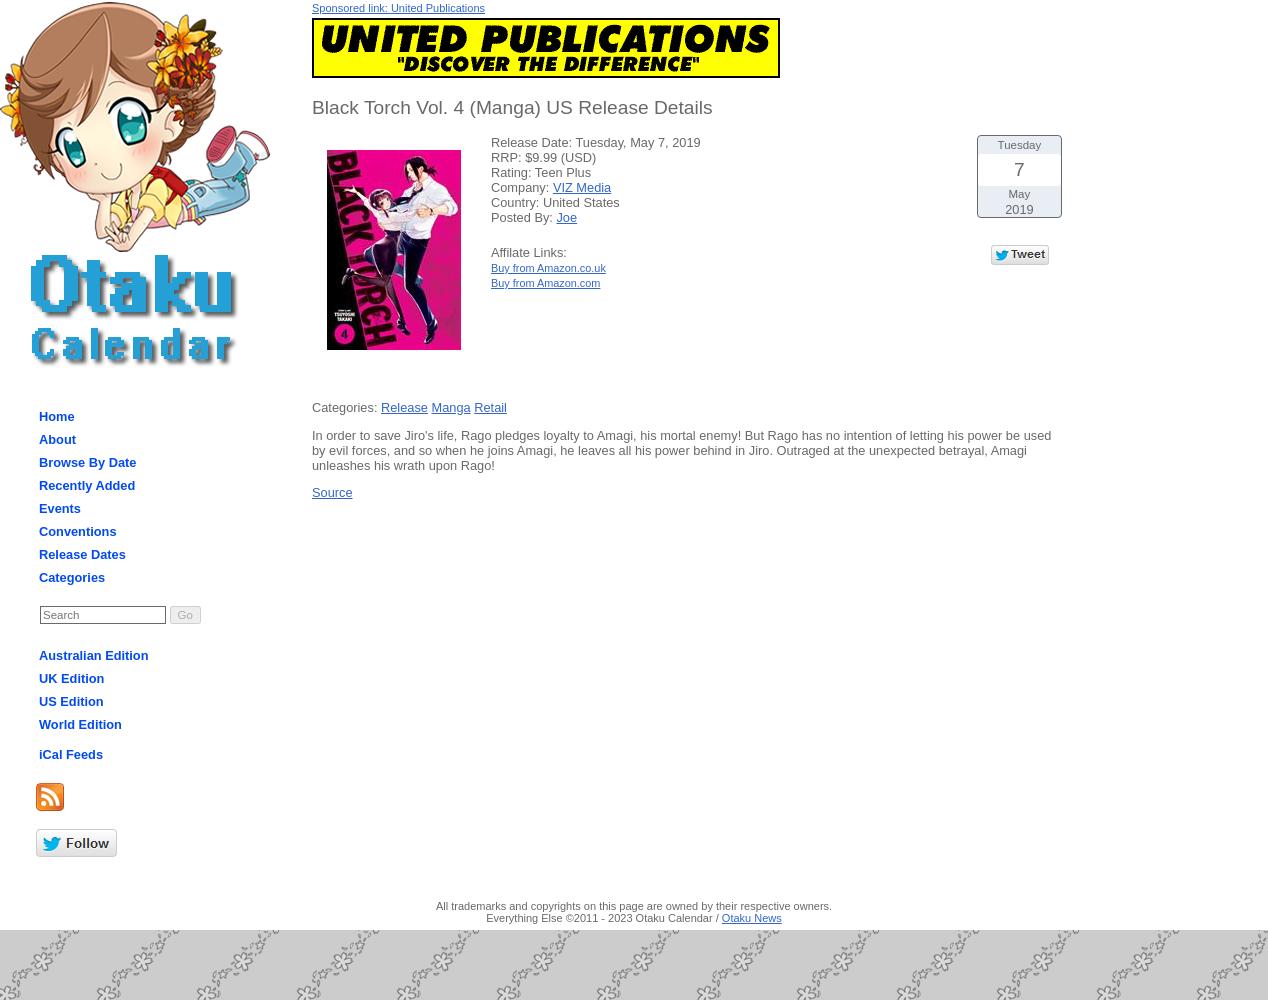 The height and width of the screenshot is (1000, 1268). I want to click on 'Release Date: Tuesday, May 7, 2019', so click(489, 141).